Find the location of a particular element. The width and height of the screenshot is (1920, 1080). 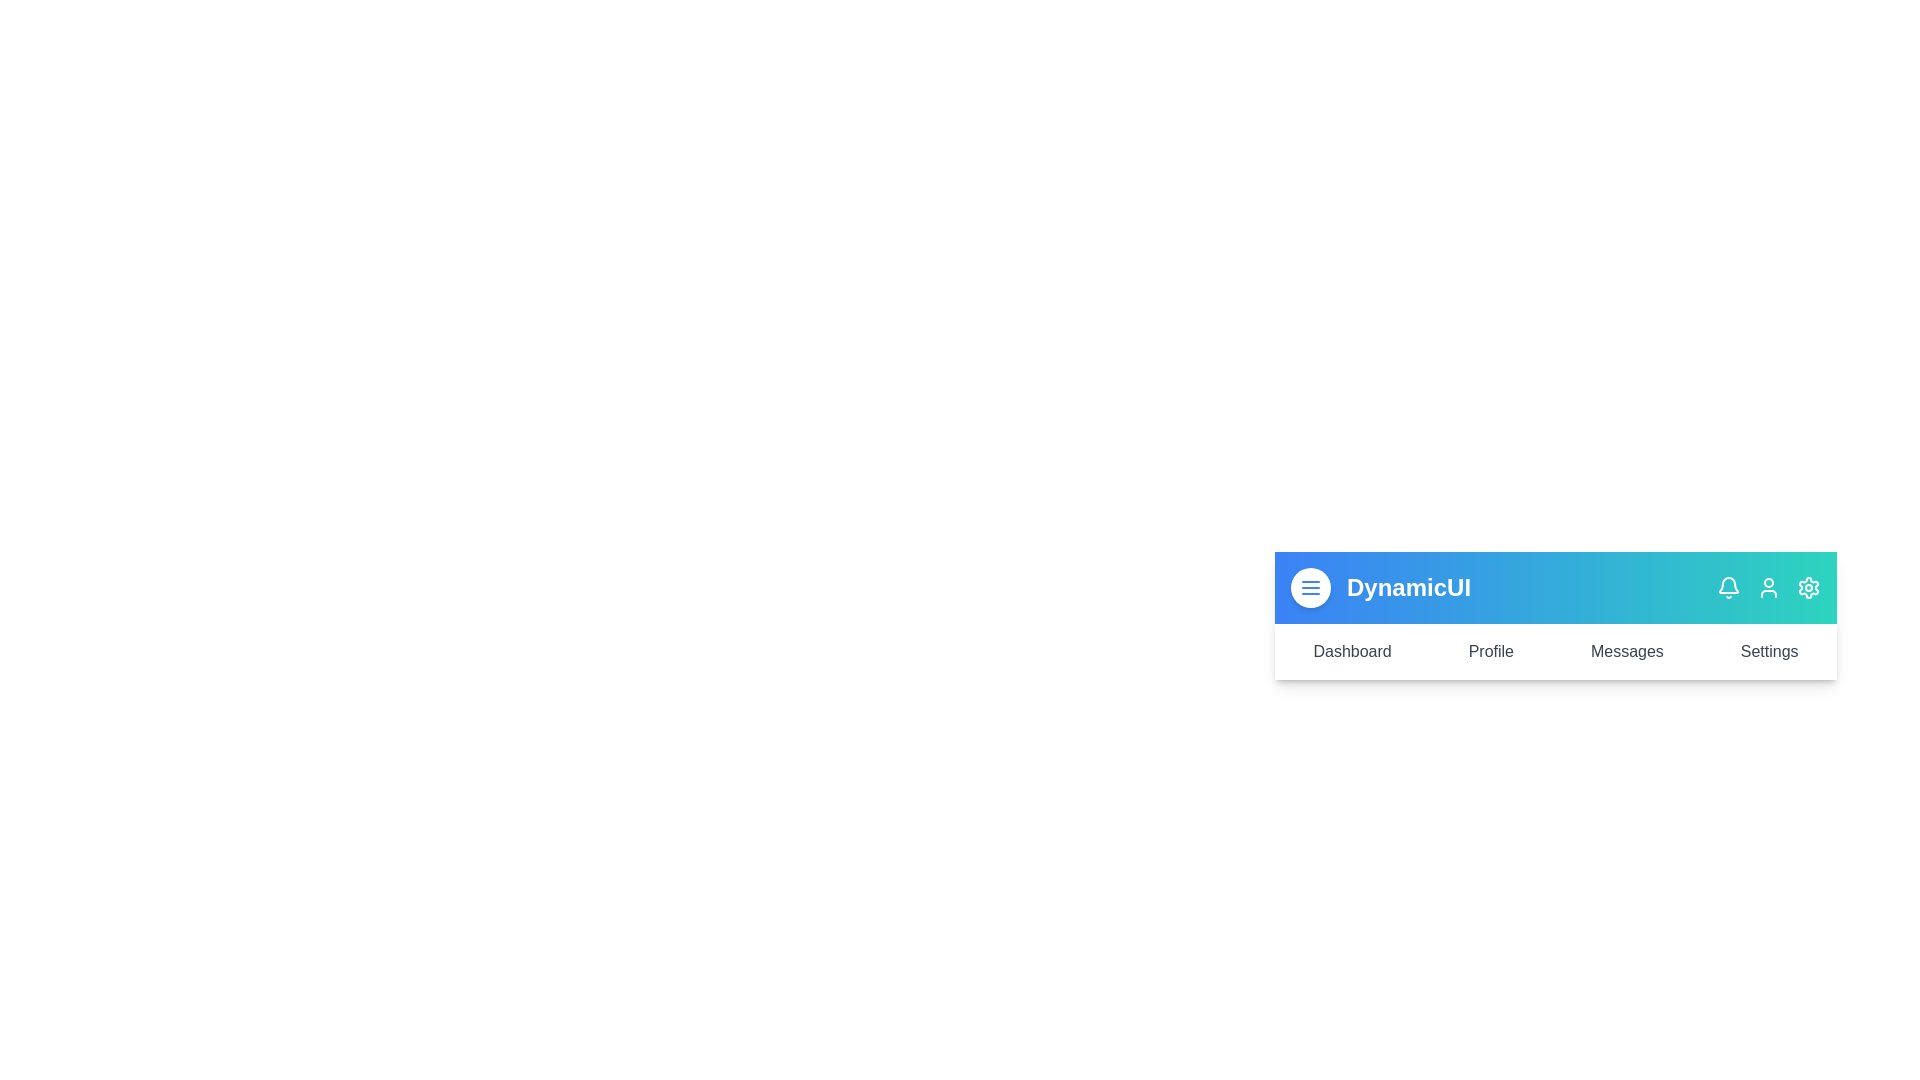

the user profile icon is located at coordinates (1769, 586).